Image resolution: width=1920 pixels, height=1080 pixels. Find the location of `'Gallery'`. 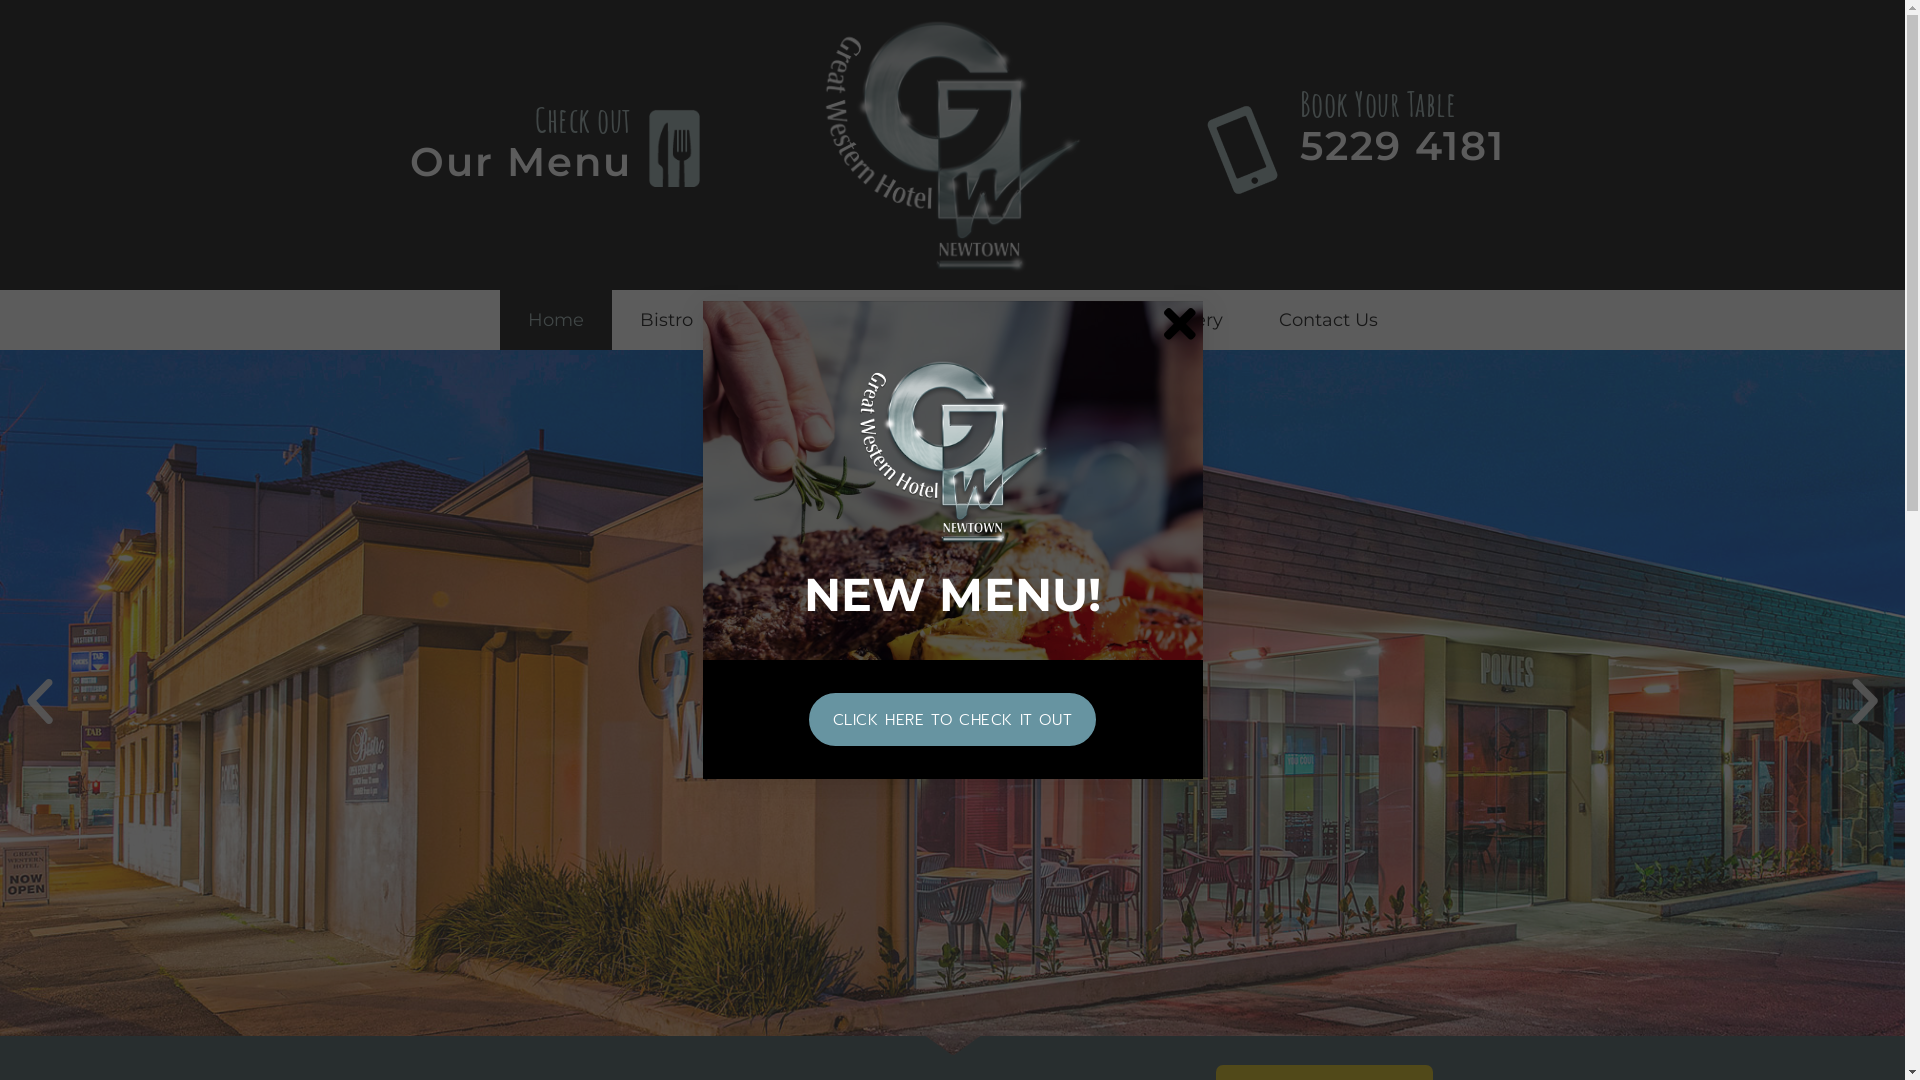

'Gallery' is located at coordinates (1191, 319).